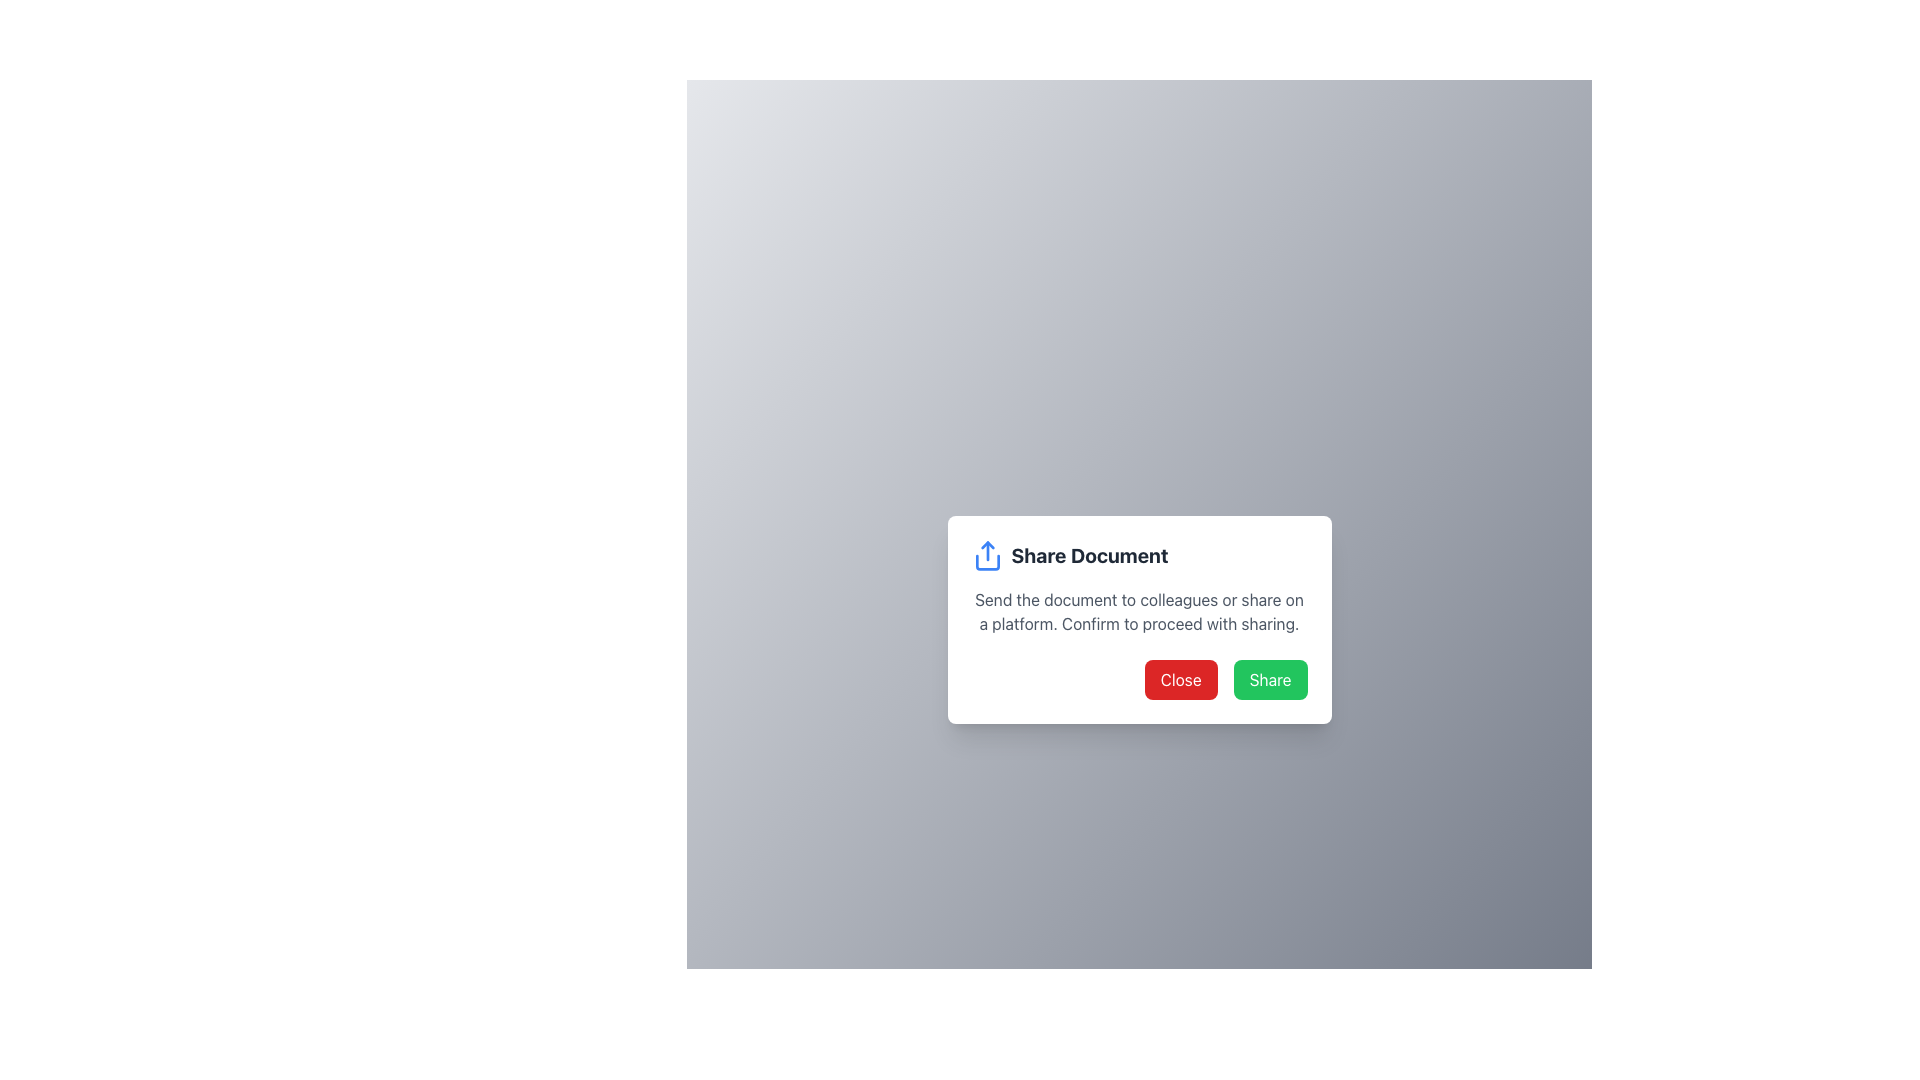 This screenshot has height=1080, width=1920. What do you see at coordinates (1269, 678) in the screenshot?
I see `the green 'Share' button located at the bottom right of the modal dialog box` at bounding box center [1269, 678].